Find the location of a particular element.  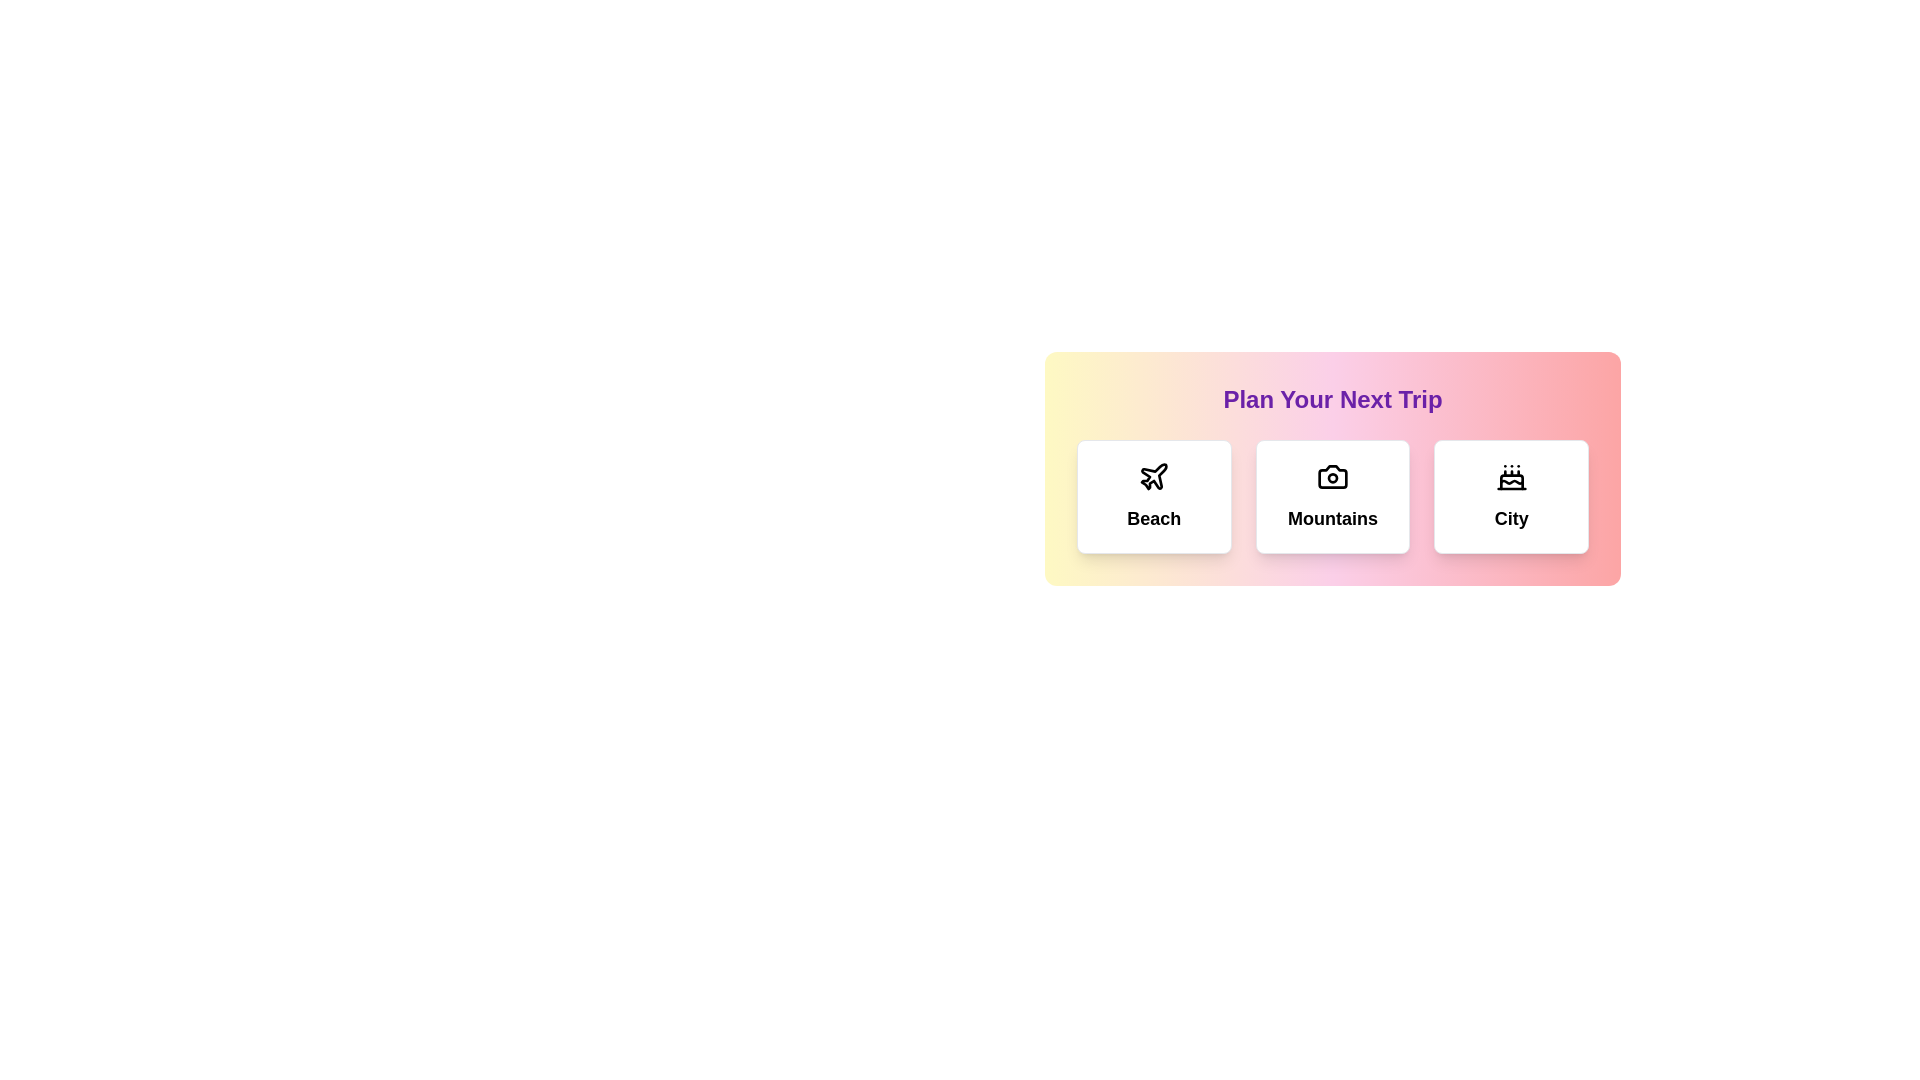

the card corresponding to the destination Beach is located at coordinates (1153, 496).